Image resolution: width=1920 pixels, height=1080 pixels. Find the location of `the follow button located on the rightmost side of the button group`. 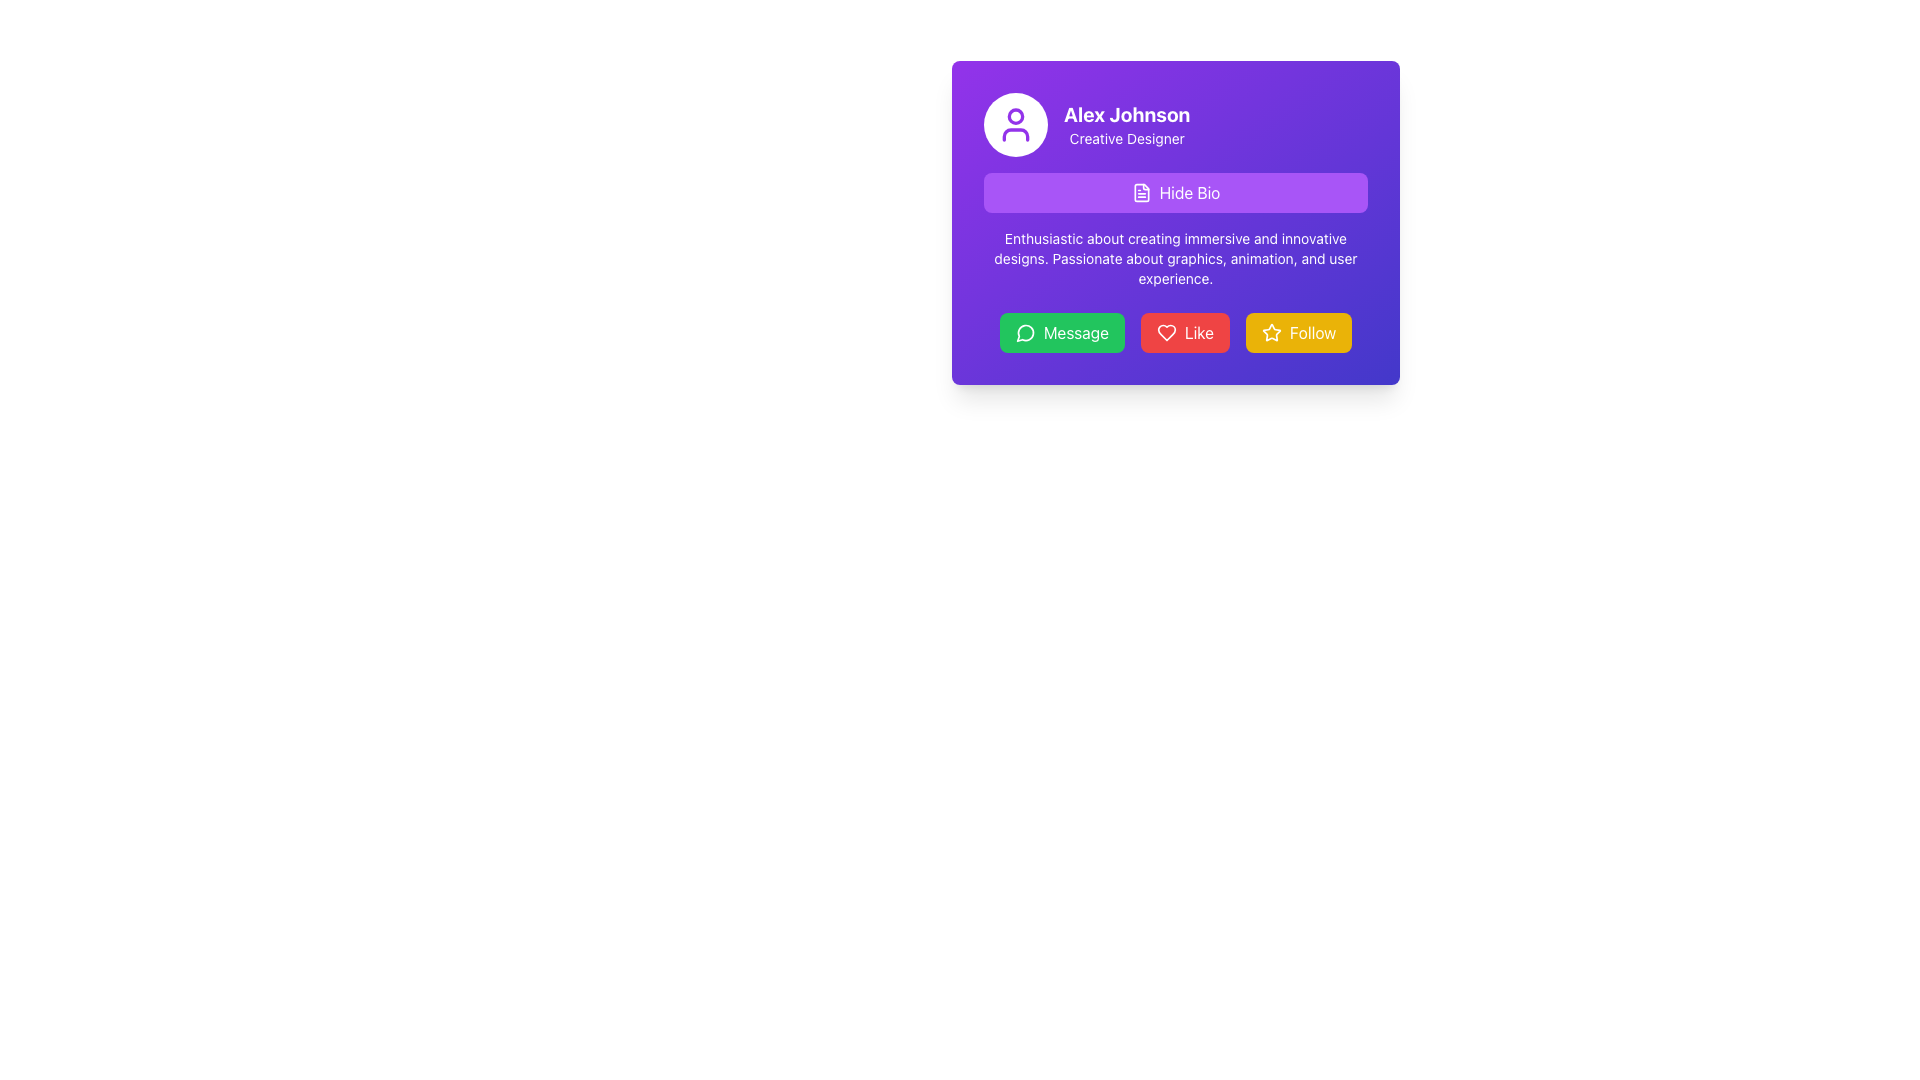

the follow button located on the rightmost side of the button group is located at coordinates (1299, 331).